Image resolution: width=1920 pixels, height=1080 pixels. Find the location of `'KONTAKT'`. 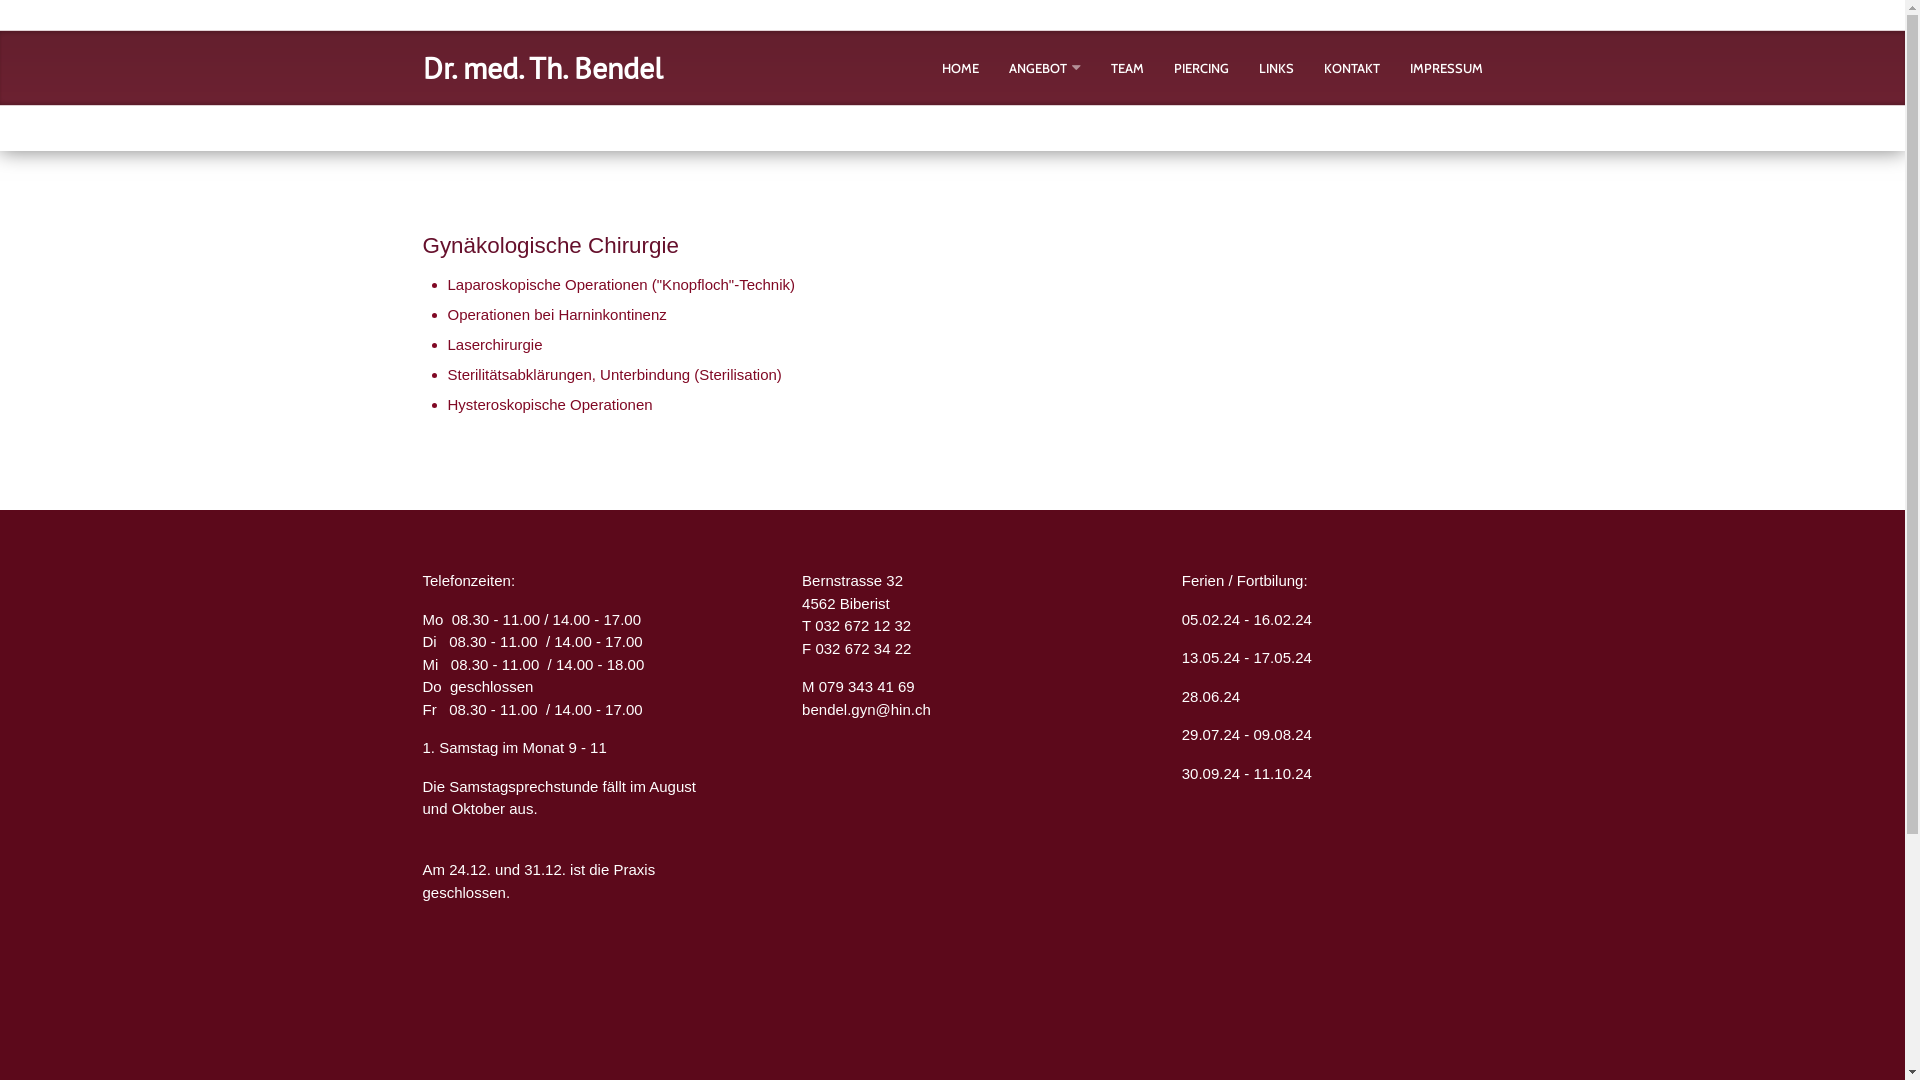

'KONTAKT' is located at coordinates (1352, 67).